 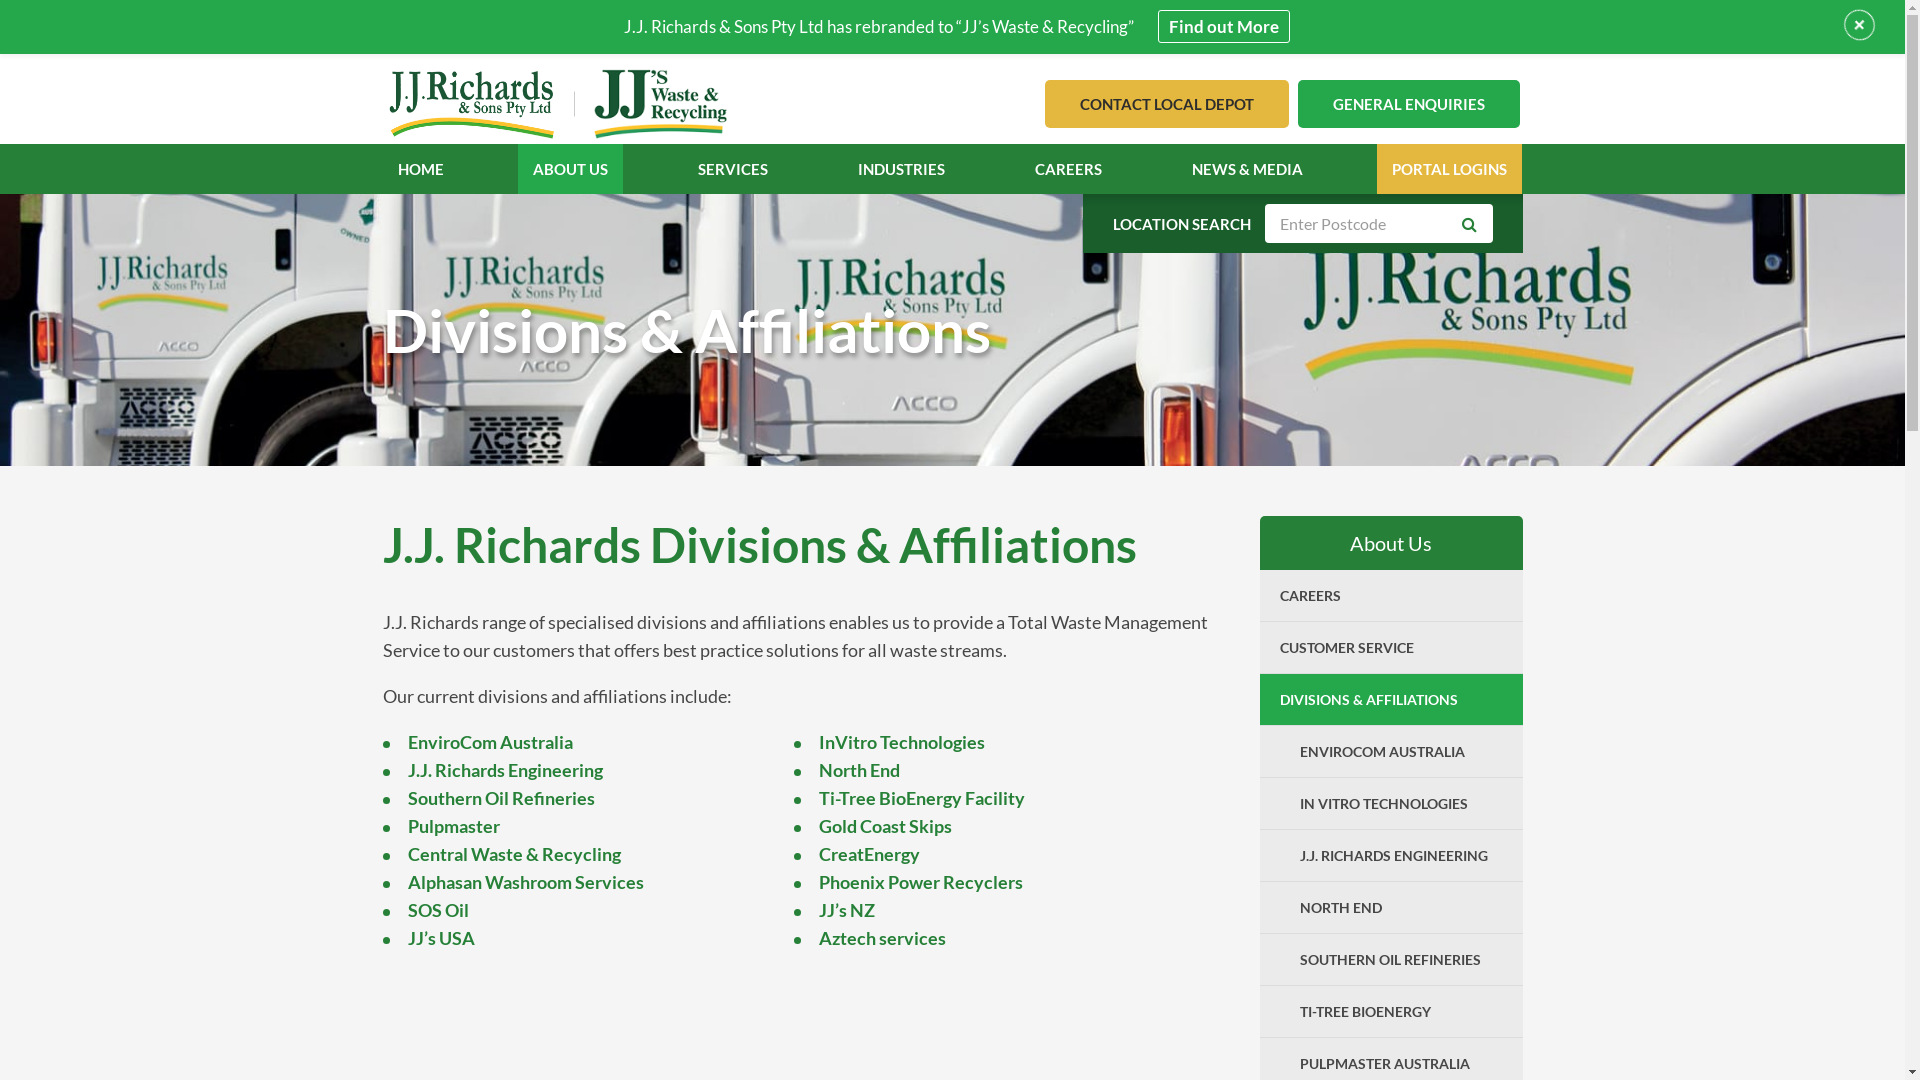 I want to click on 'ENVIROCOM AUSTRALIA', so click(x=1400, y=751).